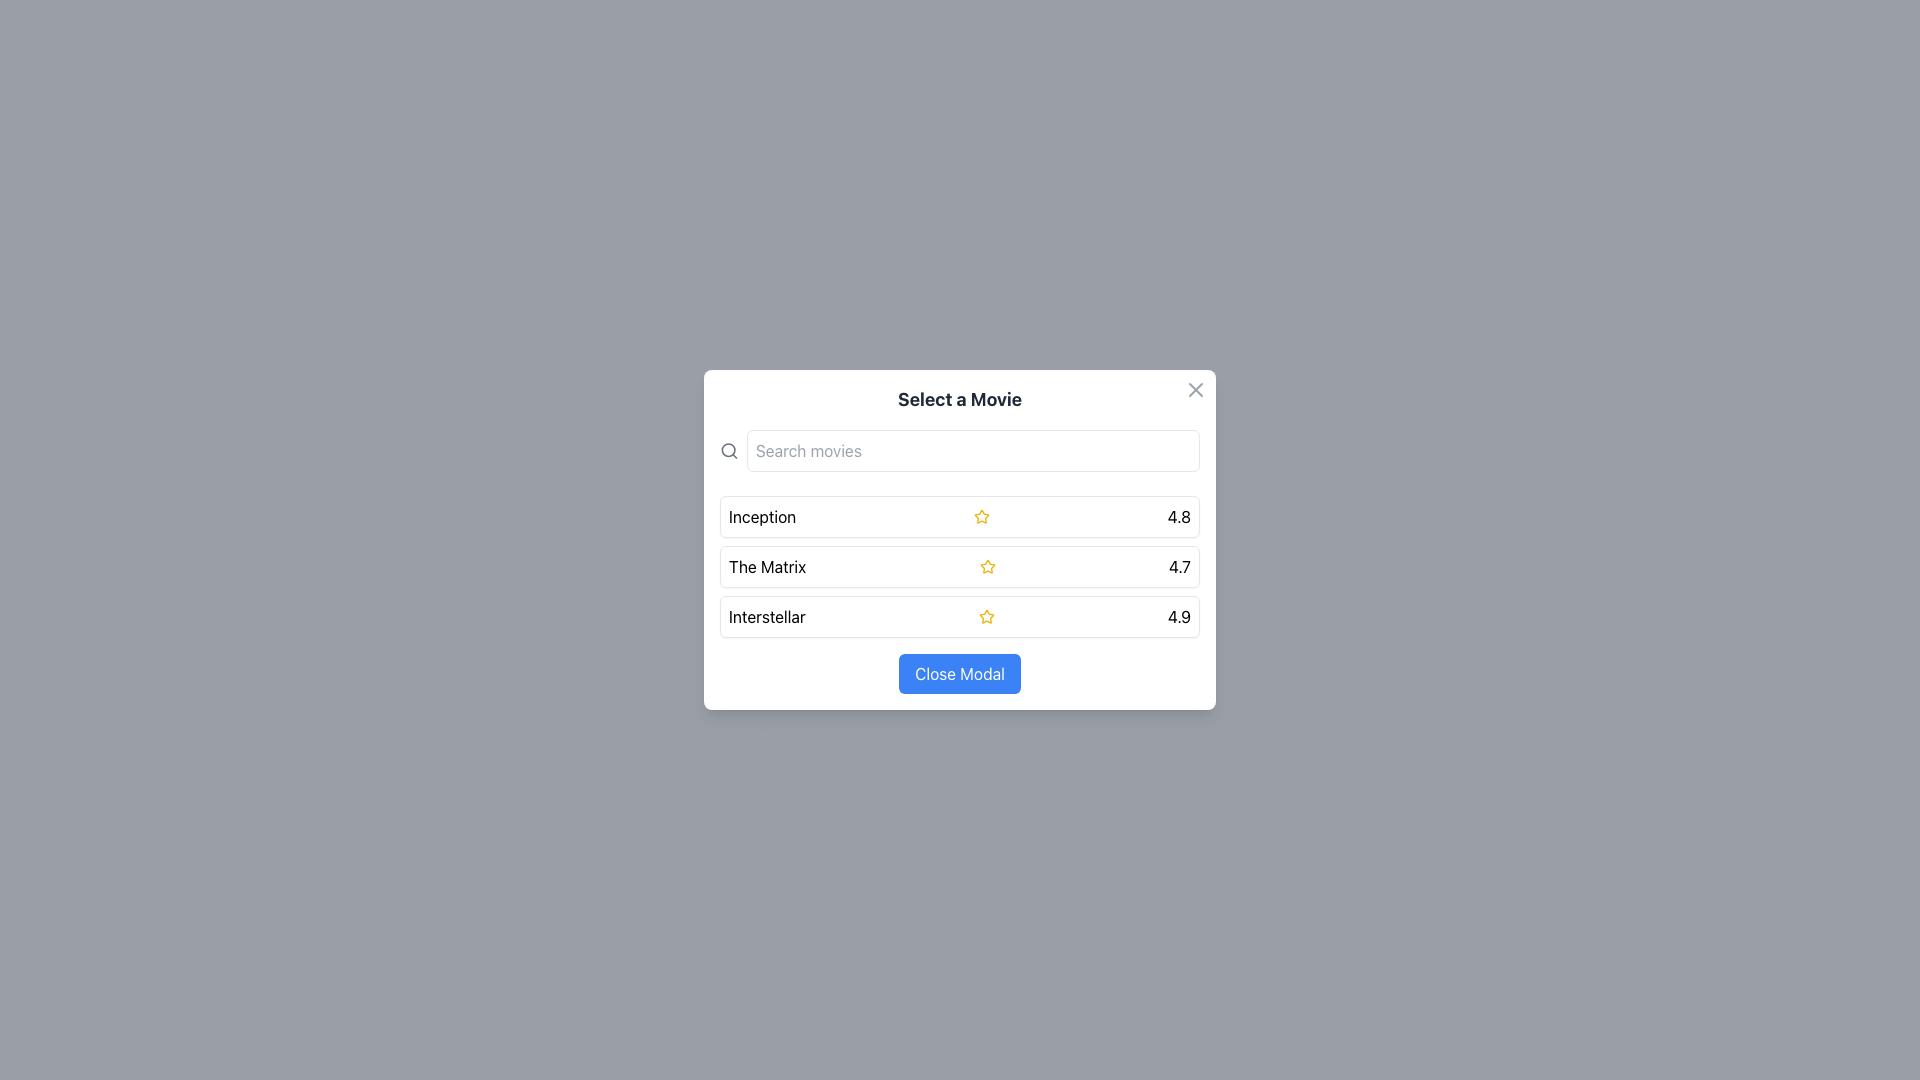 The height and width of the screenshot is (1080, 1920). What do you see at coordinates (1195, 389) in the screenshot?
I see `the 'Close Modal' button located at the top-right corner of the modal dialog with the title 'Select a Movie' to trigger visual feedback` at bounding box center [1195, 389].